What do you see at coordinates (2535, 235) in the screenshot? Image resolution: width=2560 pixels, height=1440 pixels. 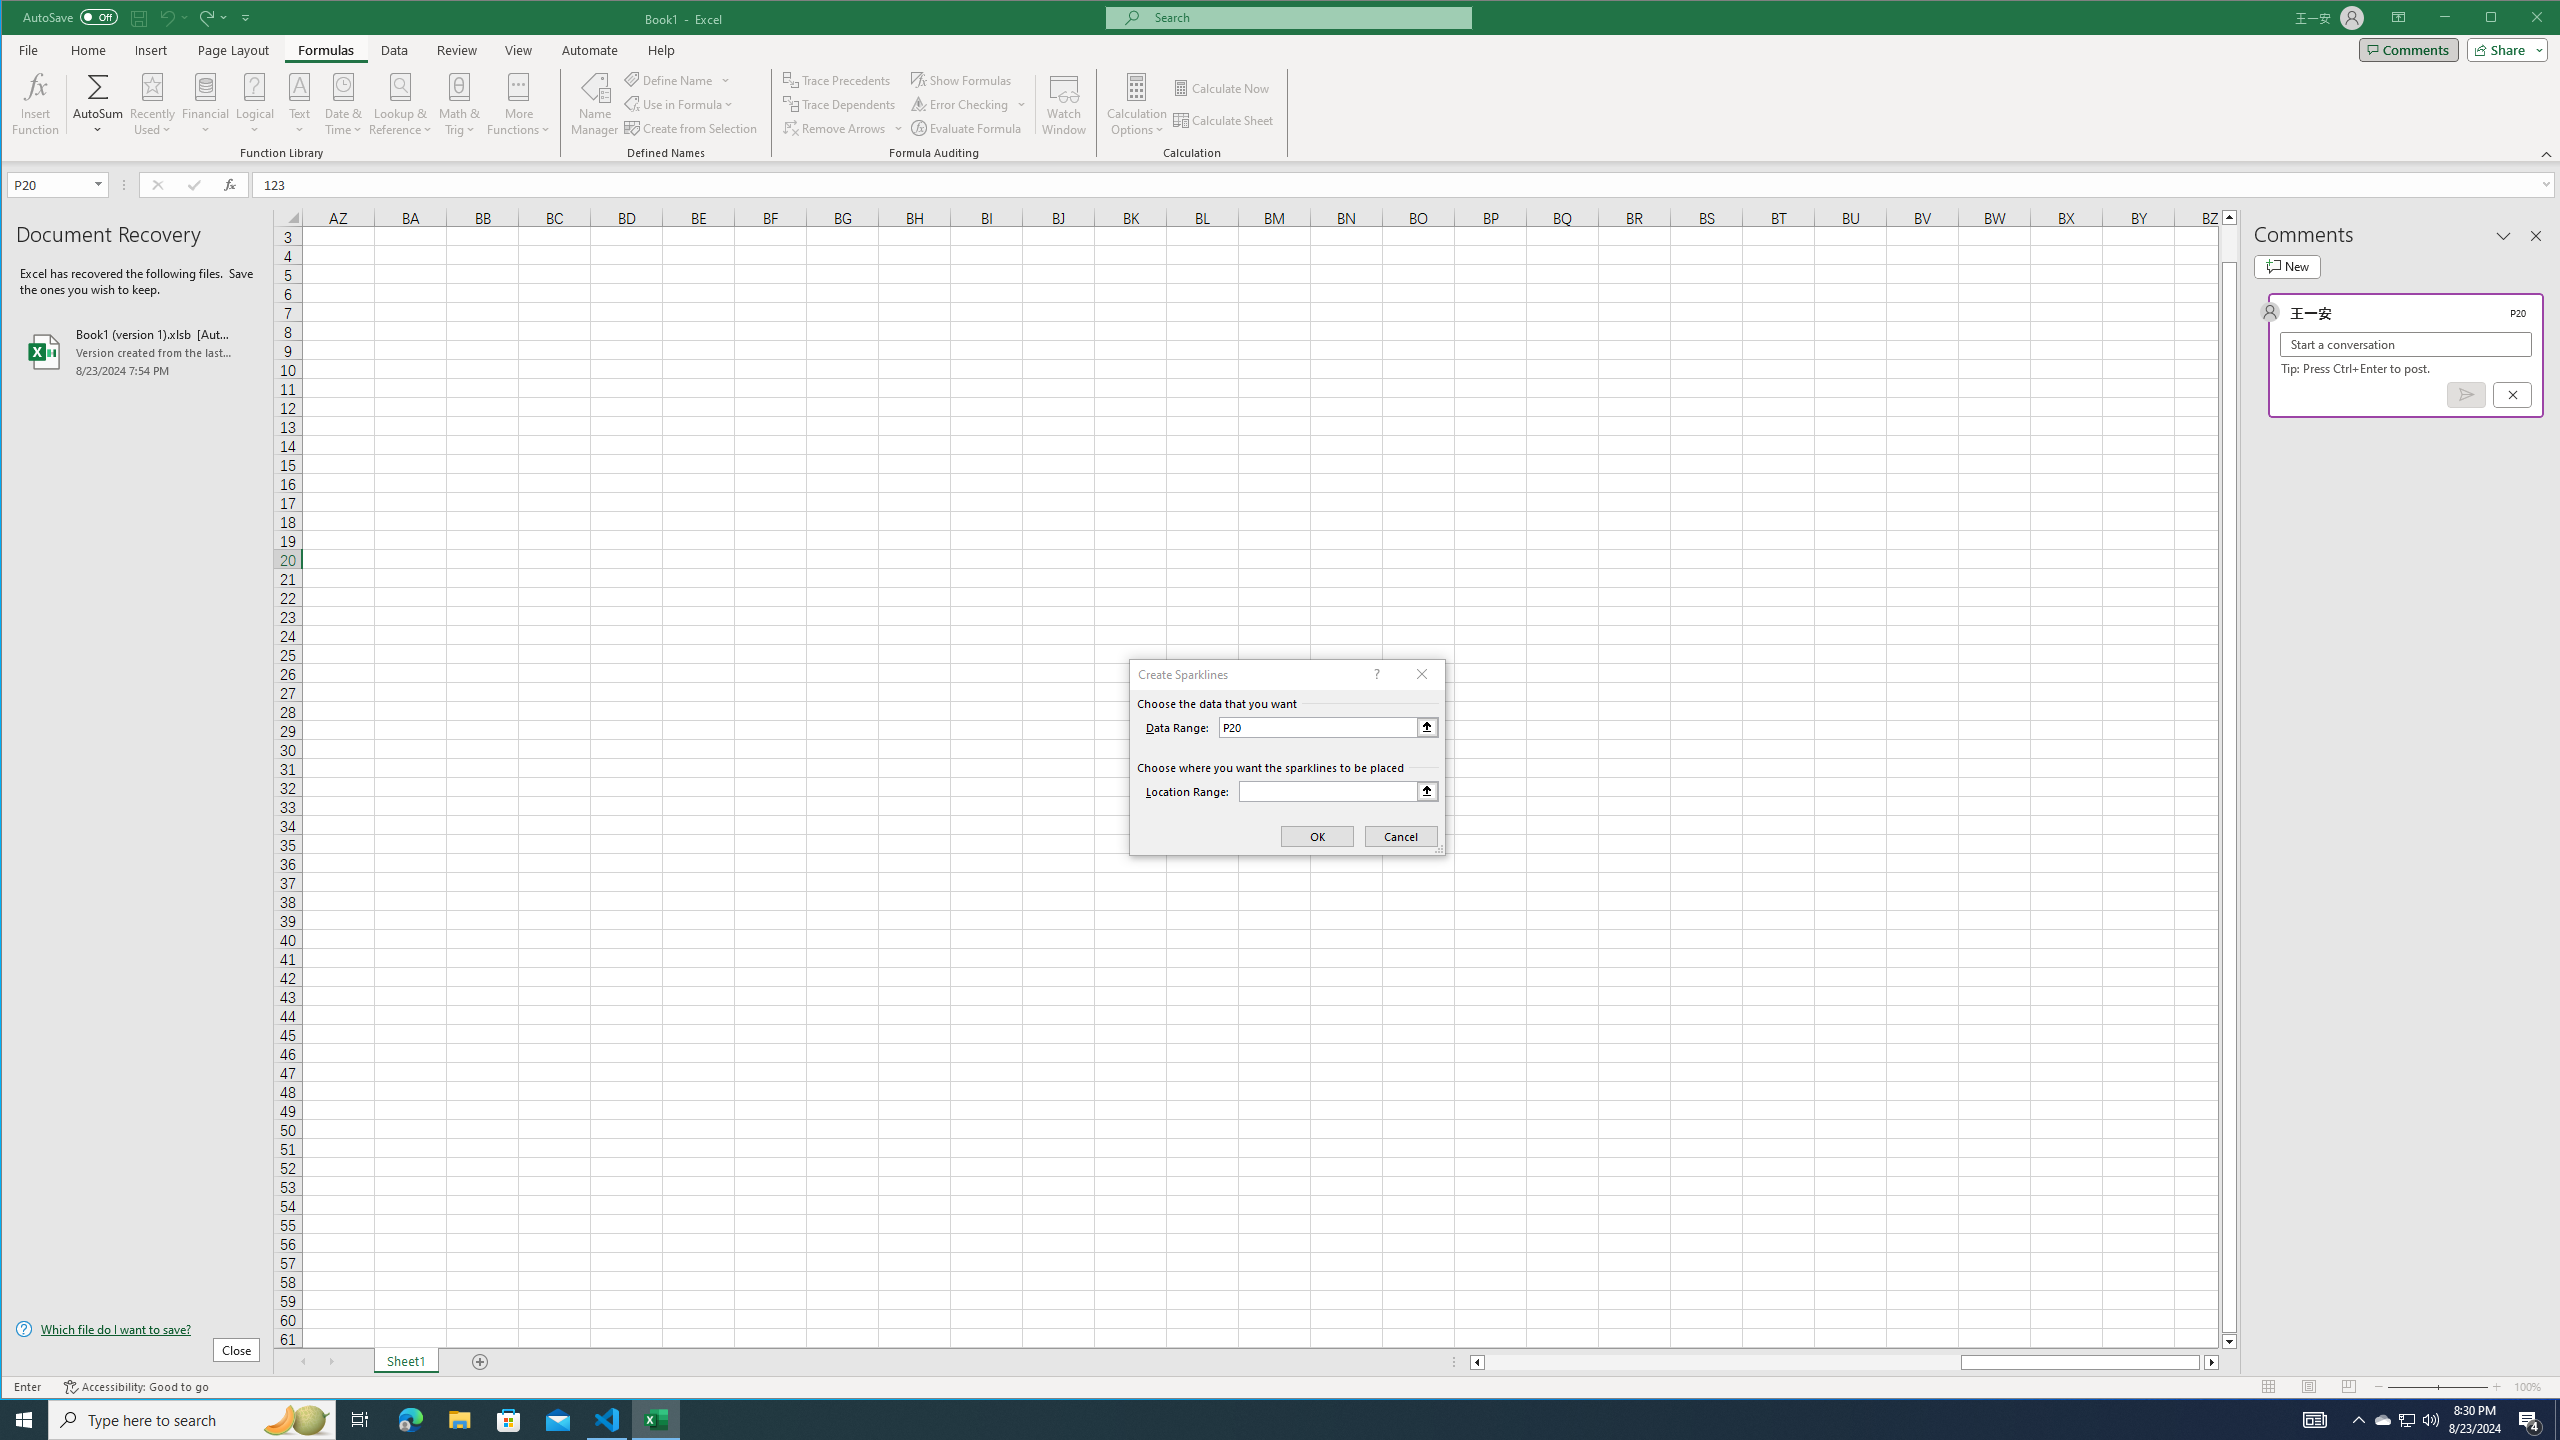 I see `'Close pane'` at bounding box center [2535, 235].